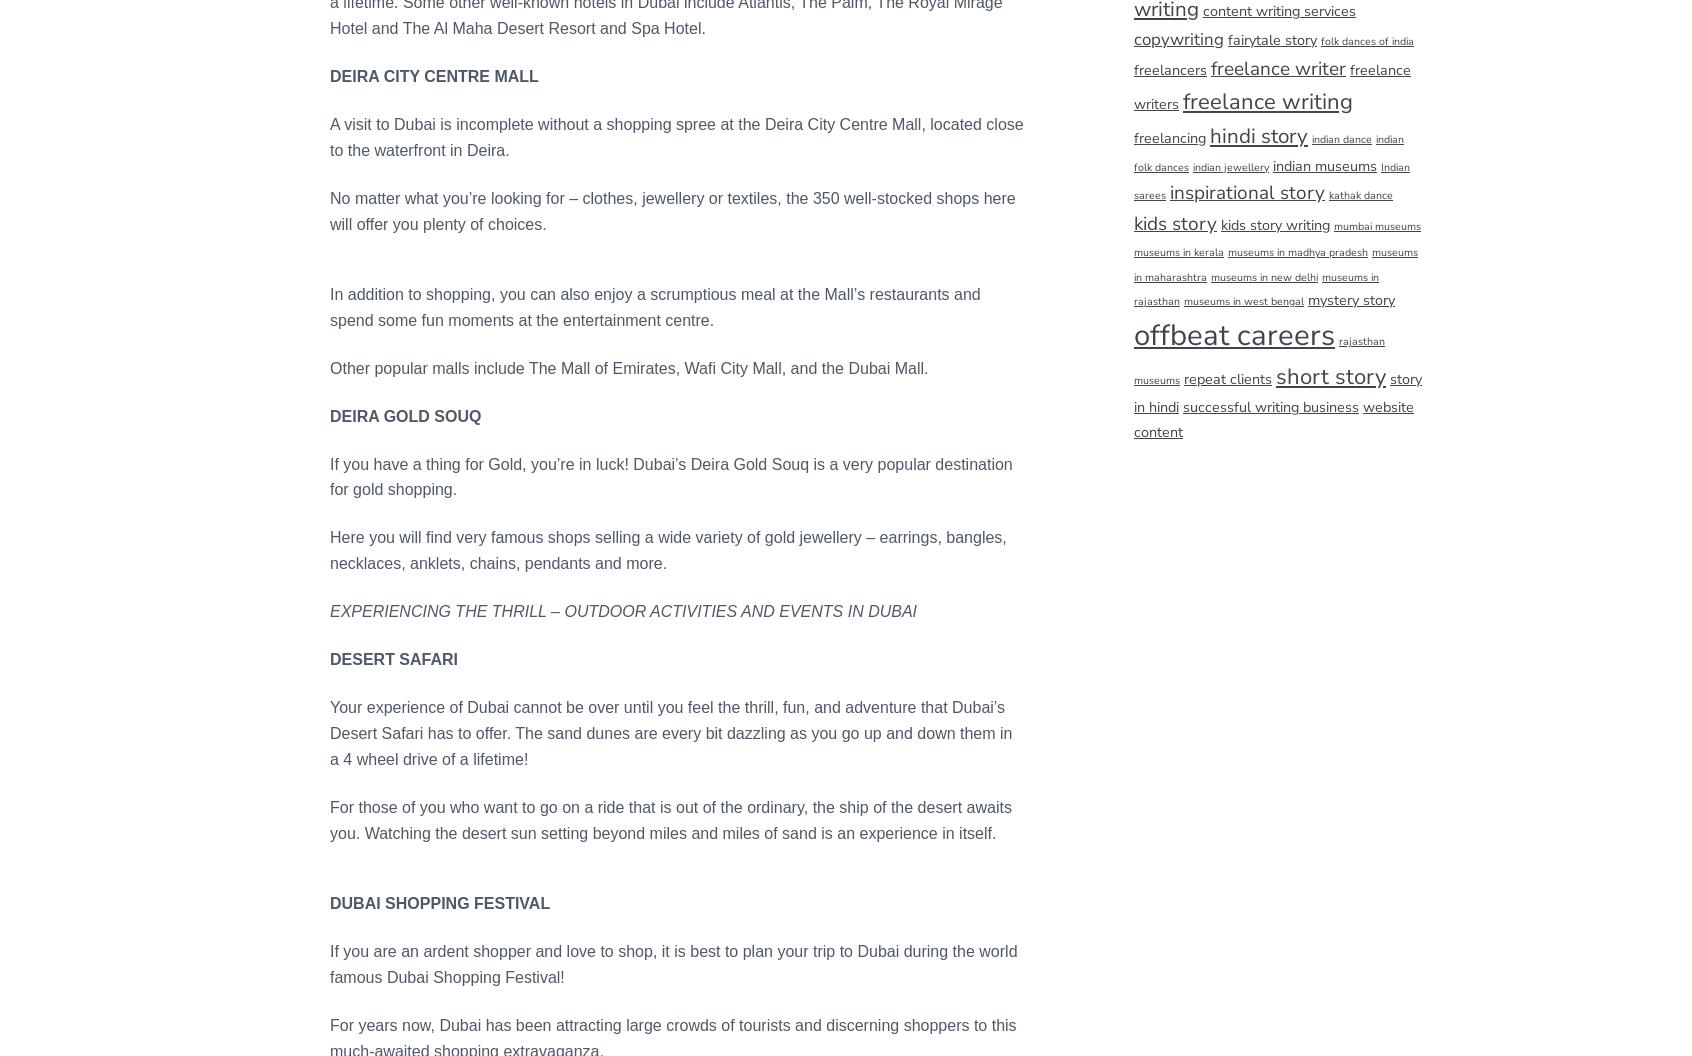 This screenshot has width=1692, height=1056. What do you see at coordinates (1329, 375) in the screenshot?
I see `'short story'` at bounding box center [1329, 375].